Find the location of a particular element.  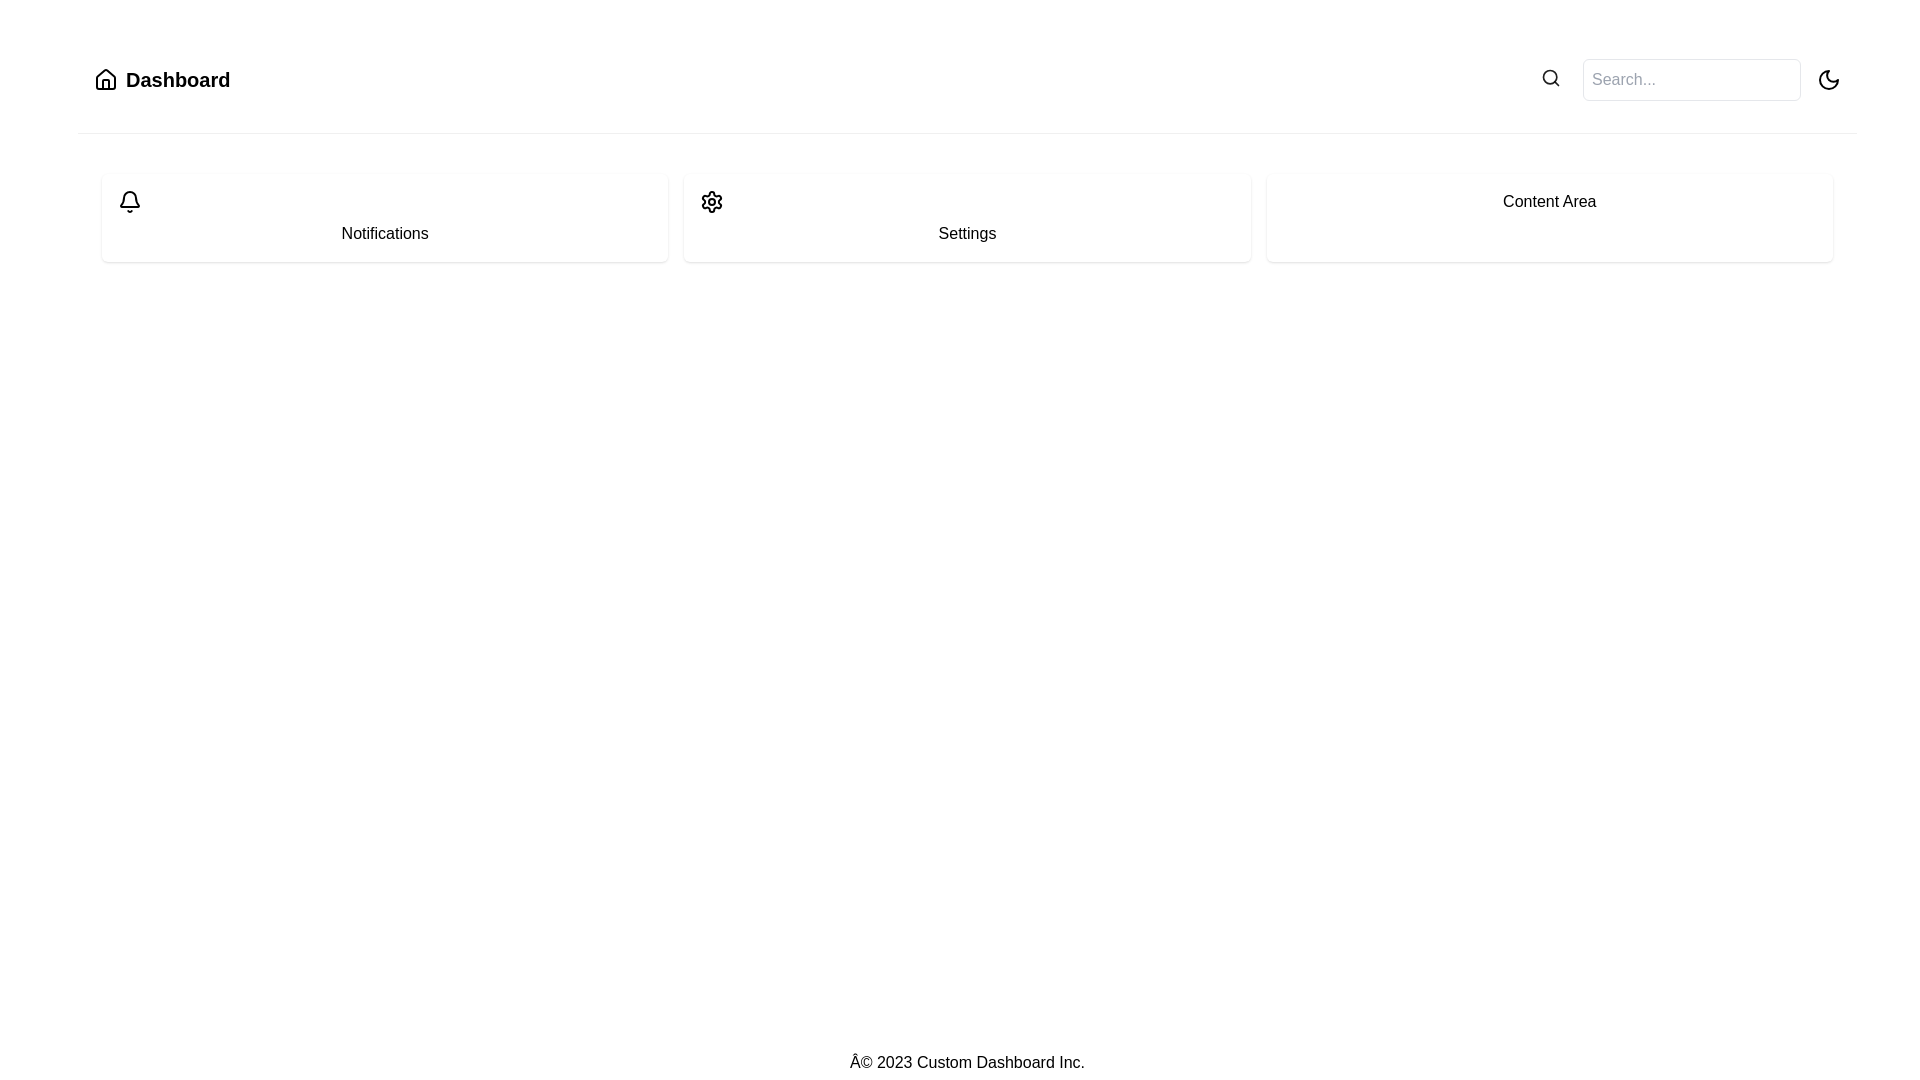

the crescent moon icon at the top-right corner of the interface is located at coordinates (1828, 79).